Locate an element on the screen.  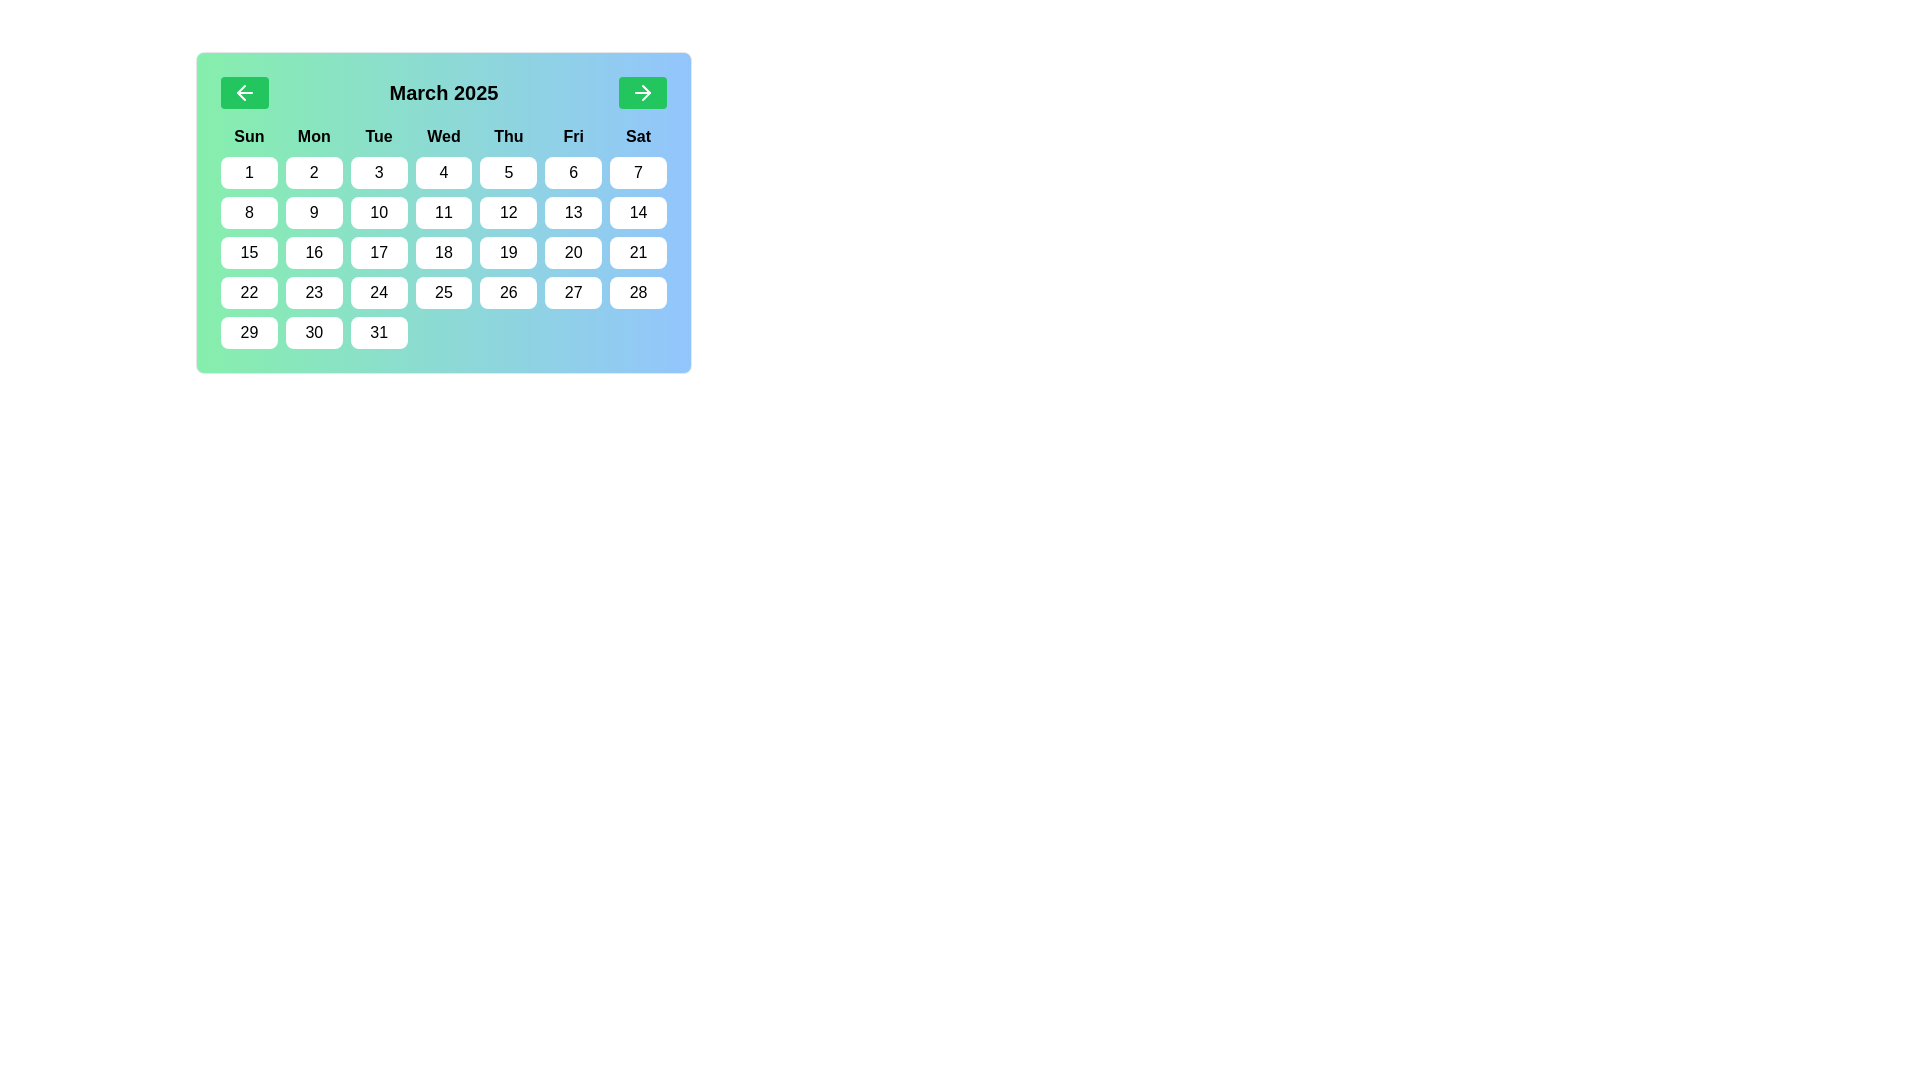
the calendar date button representing the date '15', located under the 'Sun' column is located at coordinates (248, 252).